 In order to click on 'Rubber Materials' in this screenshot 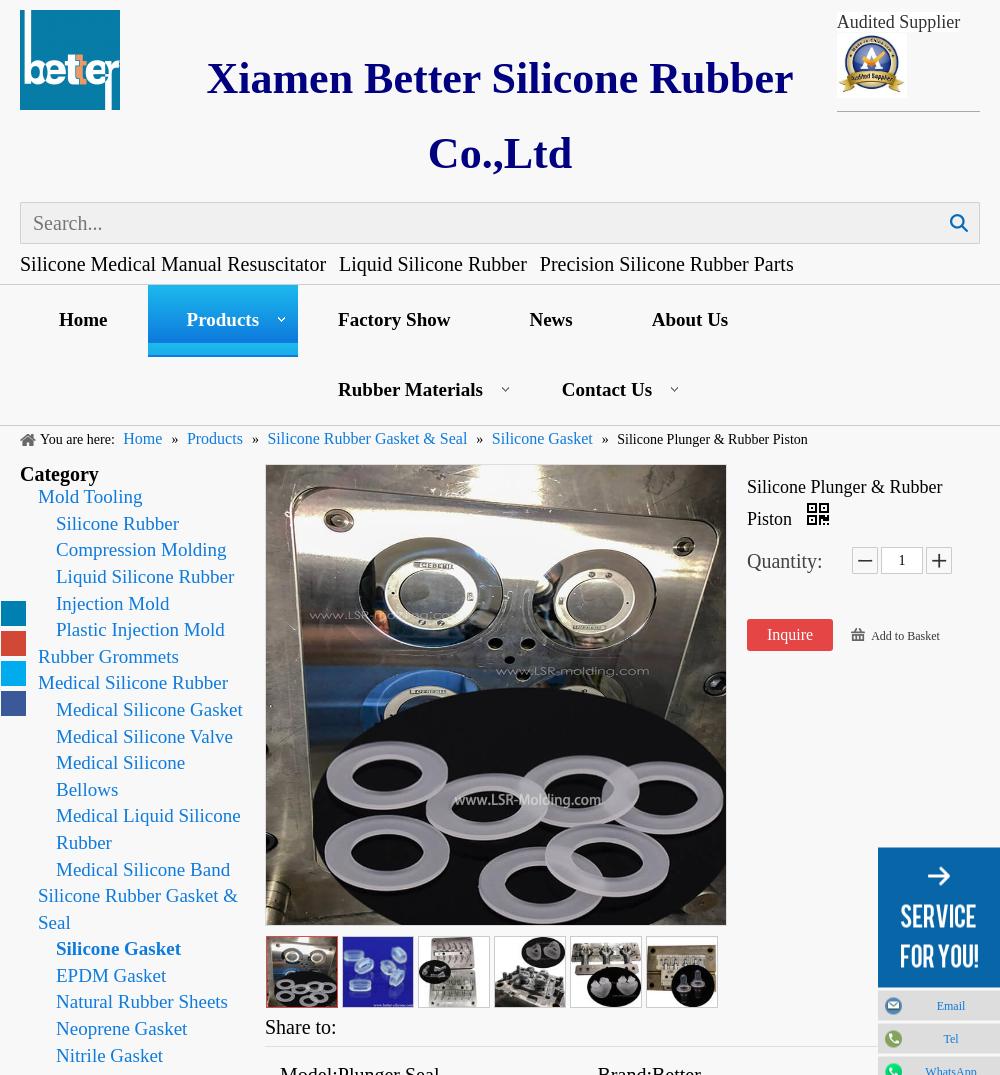, I will do `click(410, 388)`.